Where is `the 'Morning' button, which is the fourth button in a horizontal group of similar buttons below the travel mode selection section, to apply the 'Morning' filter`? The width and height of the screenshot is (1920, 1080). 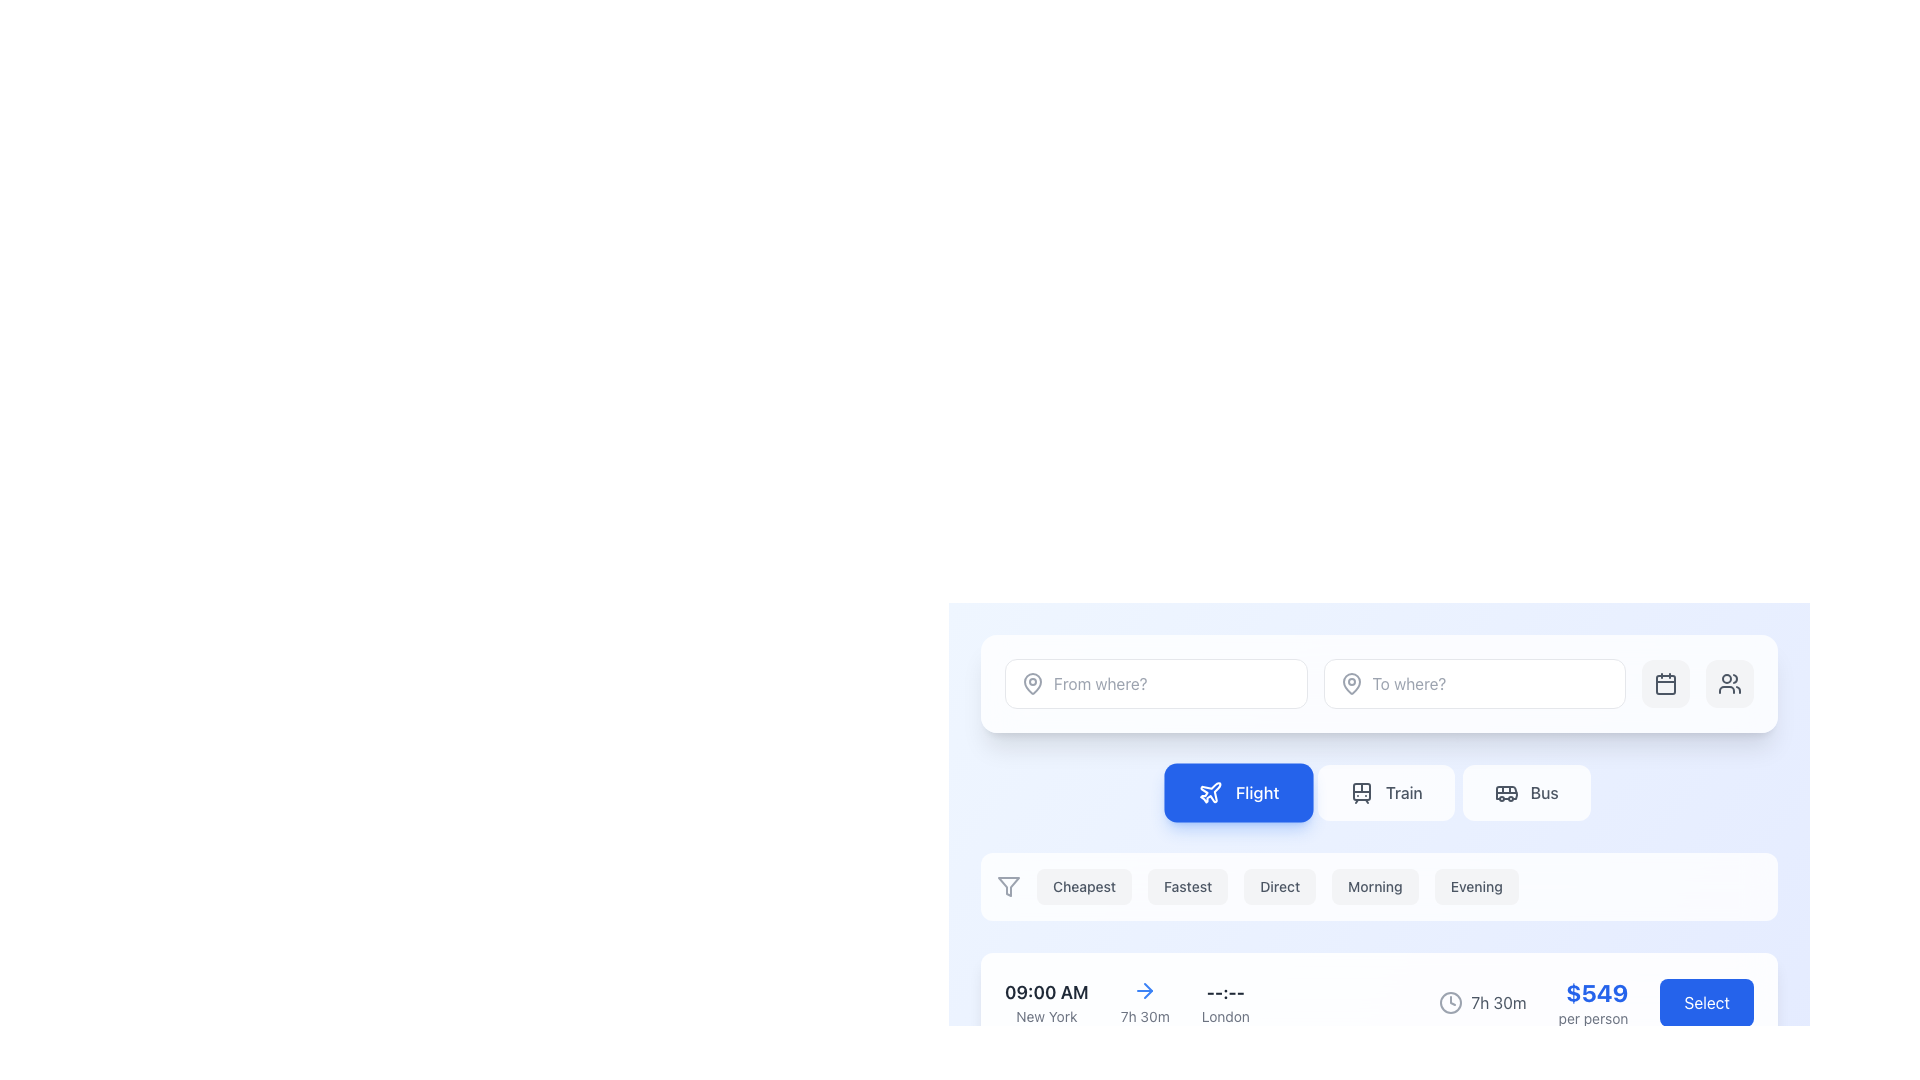 the 'Morning' button, which is the fourth button in a horizontal group of similar buttons below the travel mode selection section, to apply the 'Morning' filter is located at coordinates (1378, 886).